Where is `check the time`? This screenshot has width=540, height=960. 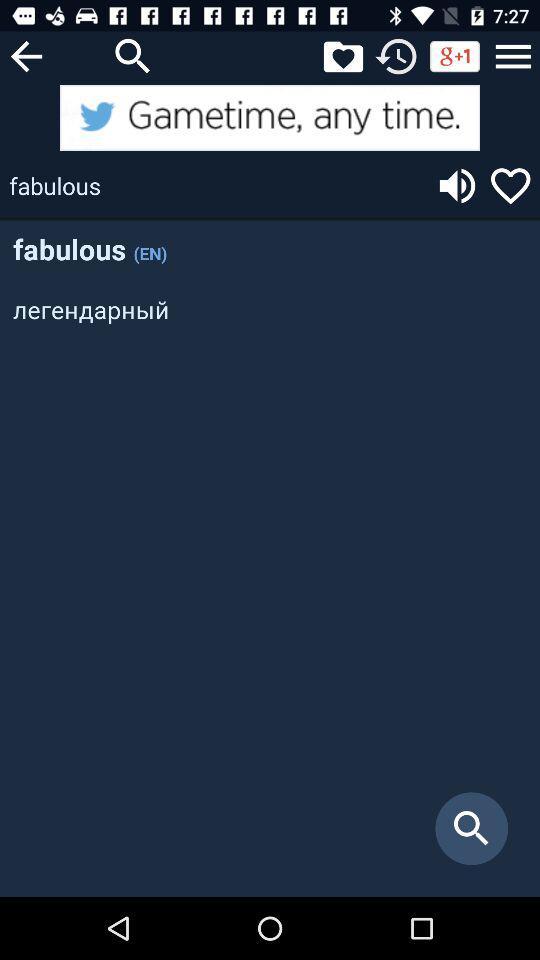 check the time is located at coordinates (396, 55).